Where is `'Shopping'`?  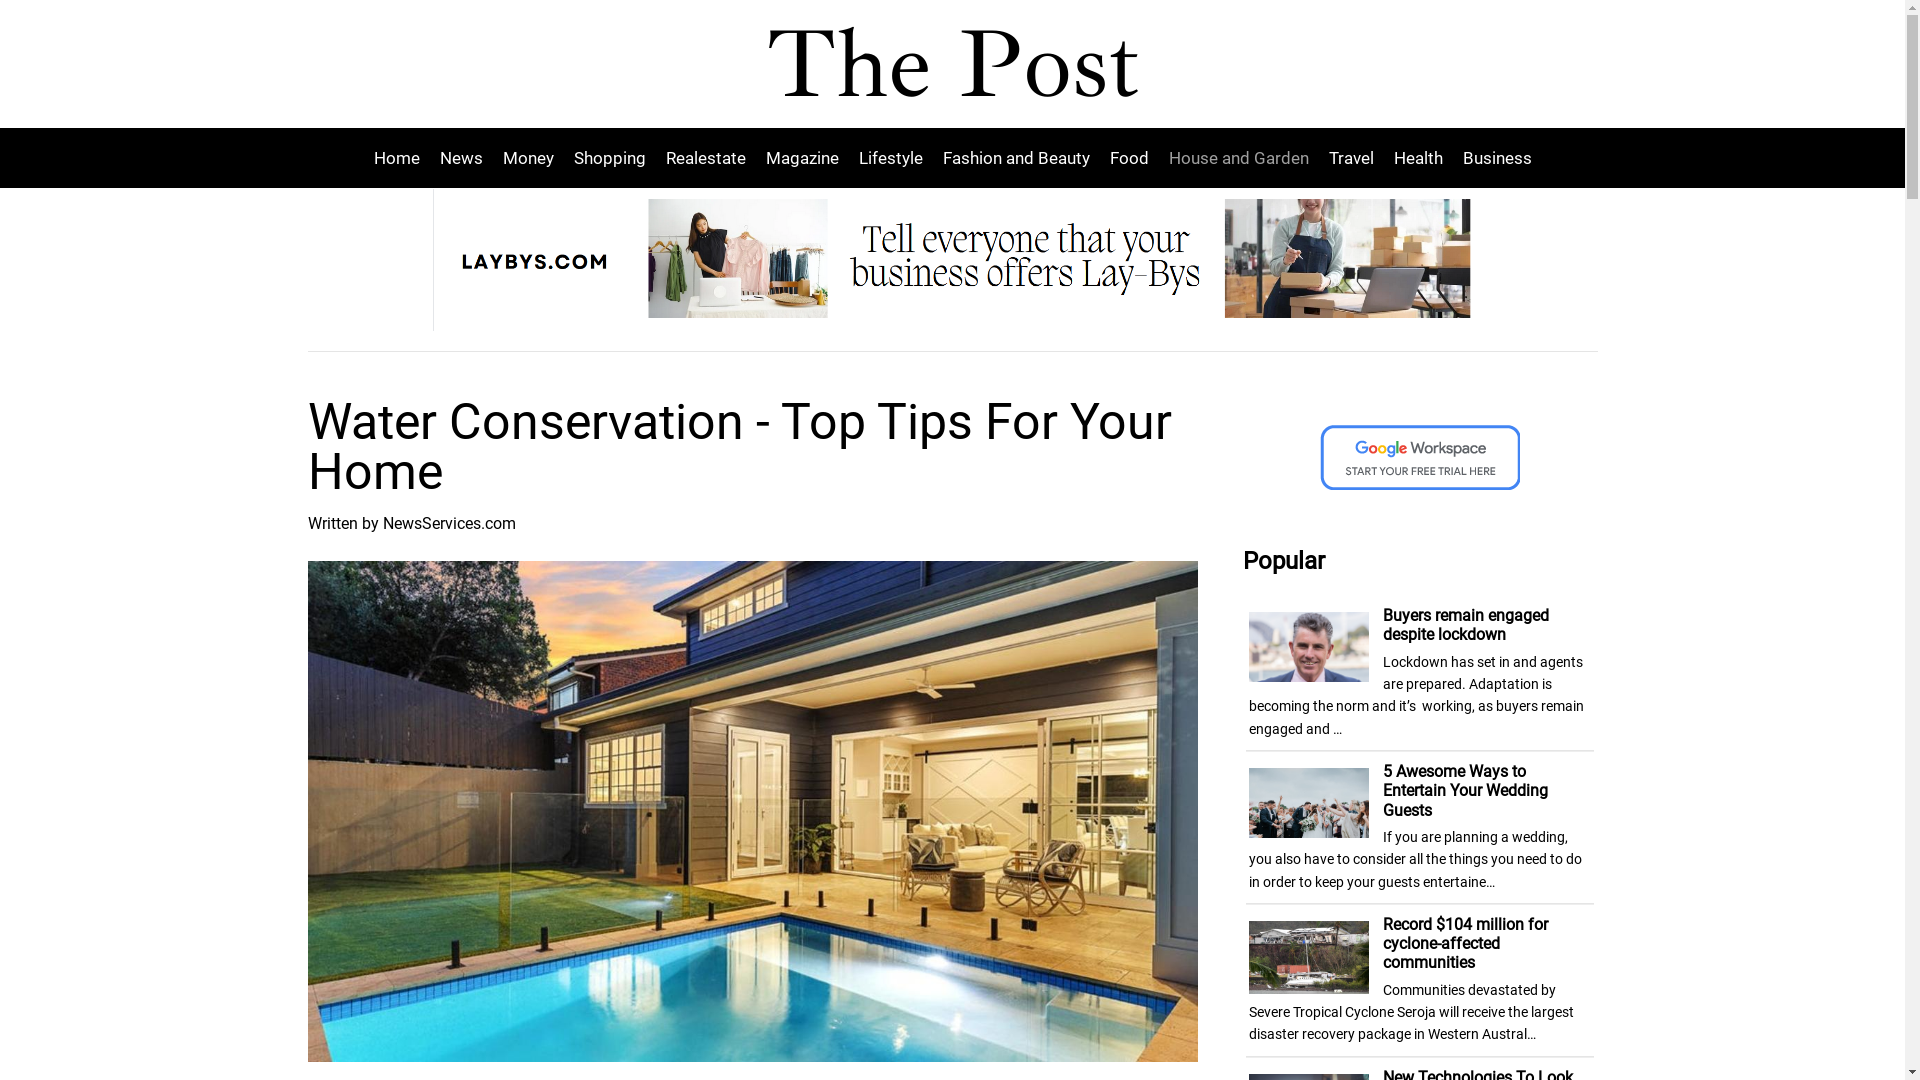
'Shopping' is located at coordinates (608, 157).